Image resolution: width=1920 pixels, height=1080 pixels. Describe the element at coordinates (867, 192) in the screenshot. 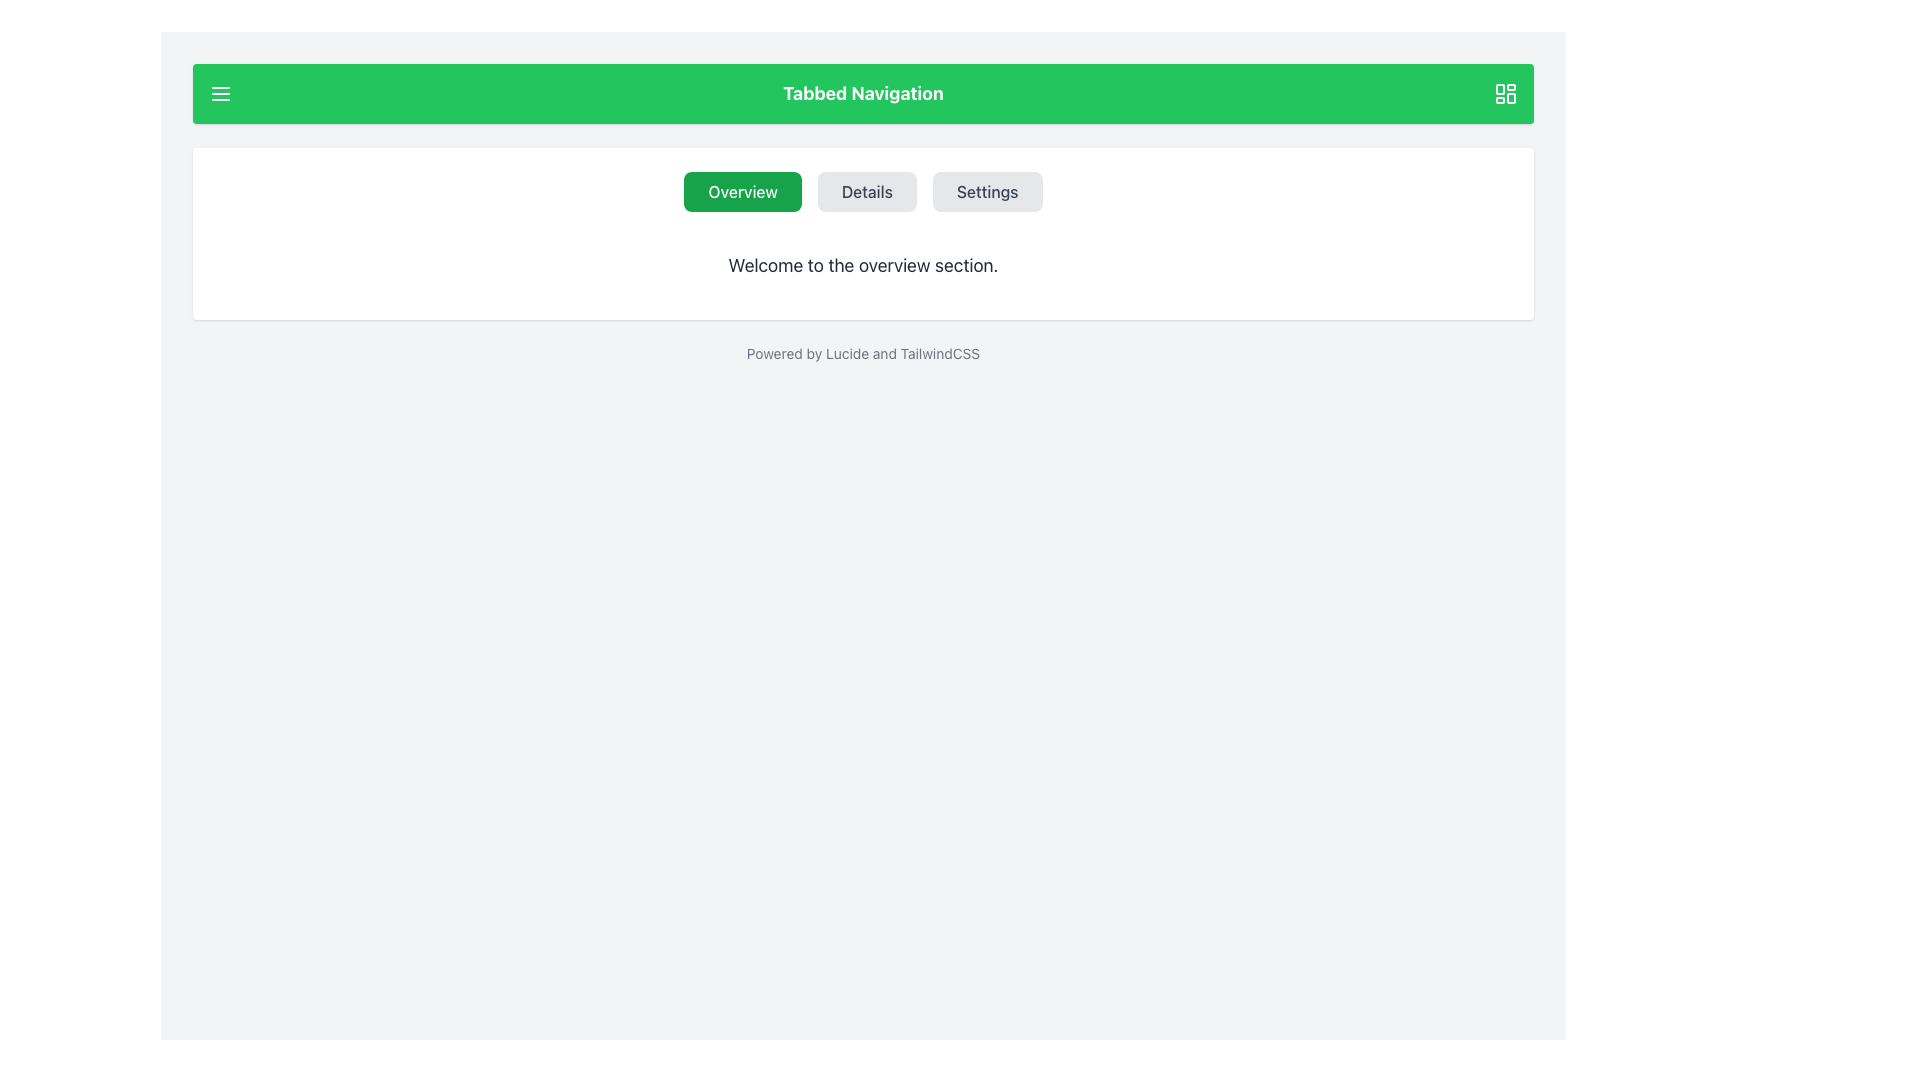

I see `the 'Details' button with navy blue text in the tab menu` at that location.